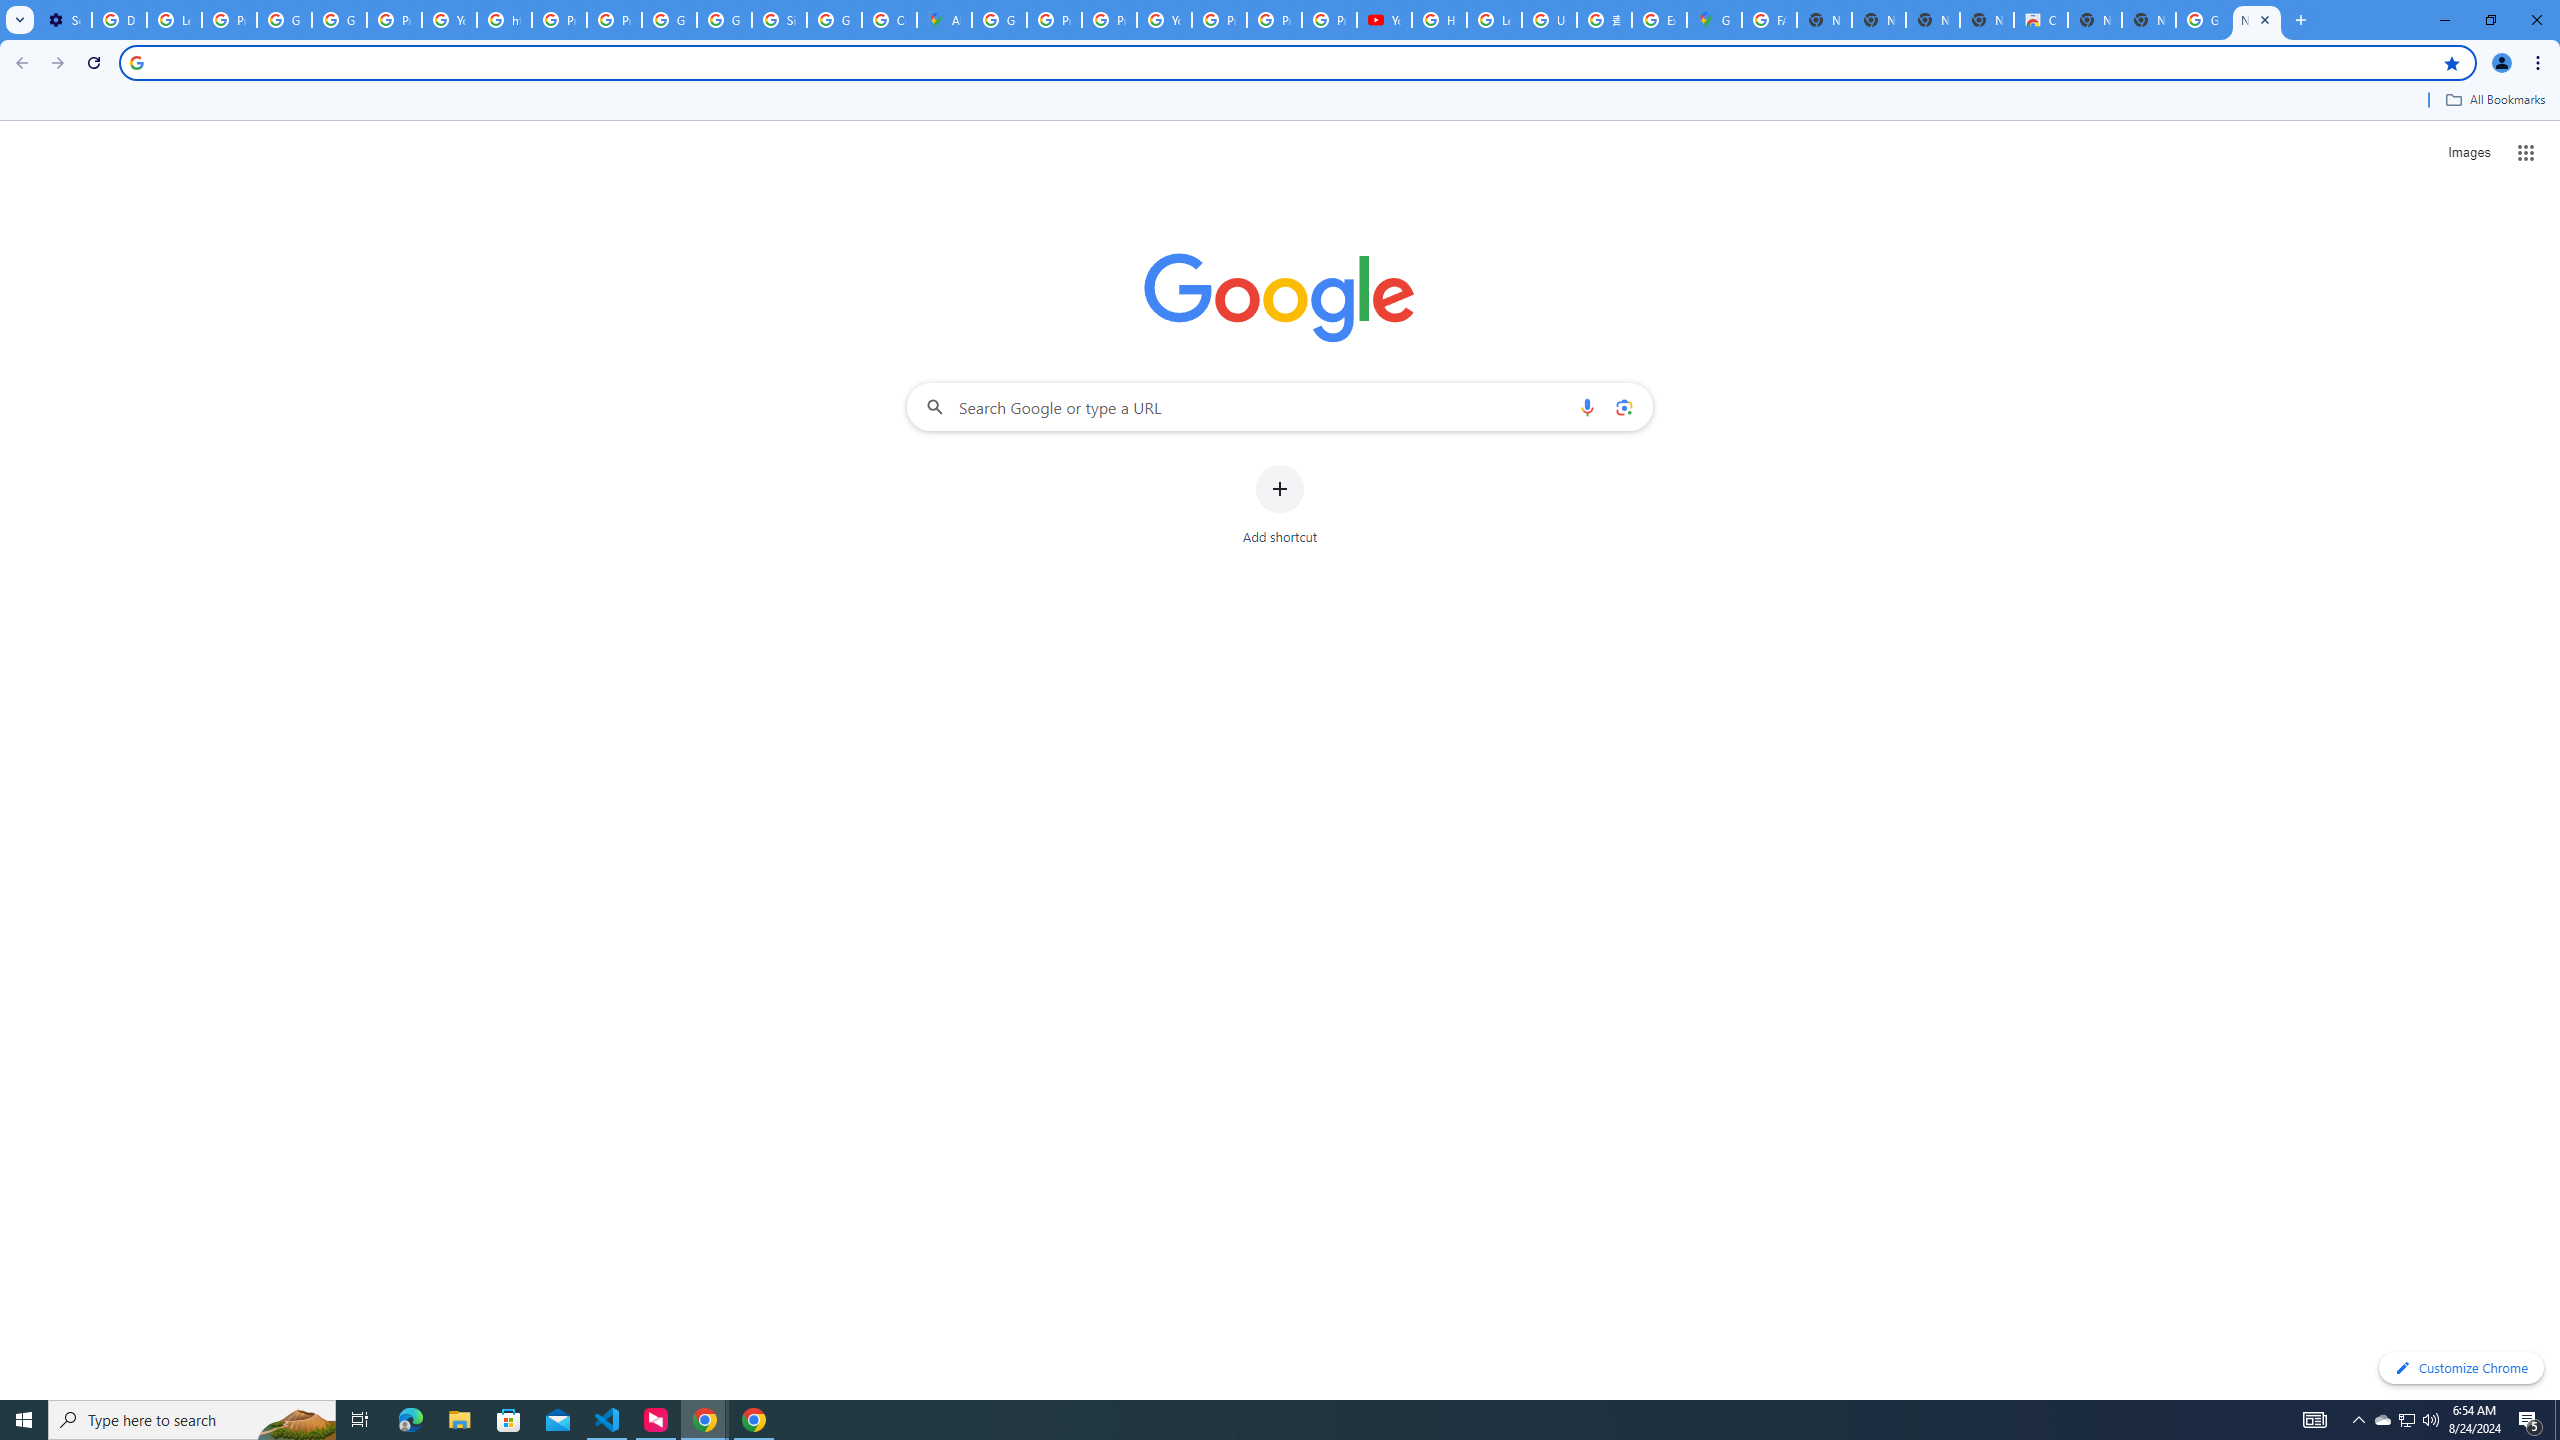  Describe the element at coordinates (2039, 19) in the screenshot. I see `'Chrome Web Store'` at that location.